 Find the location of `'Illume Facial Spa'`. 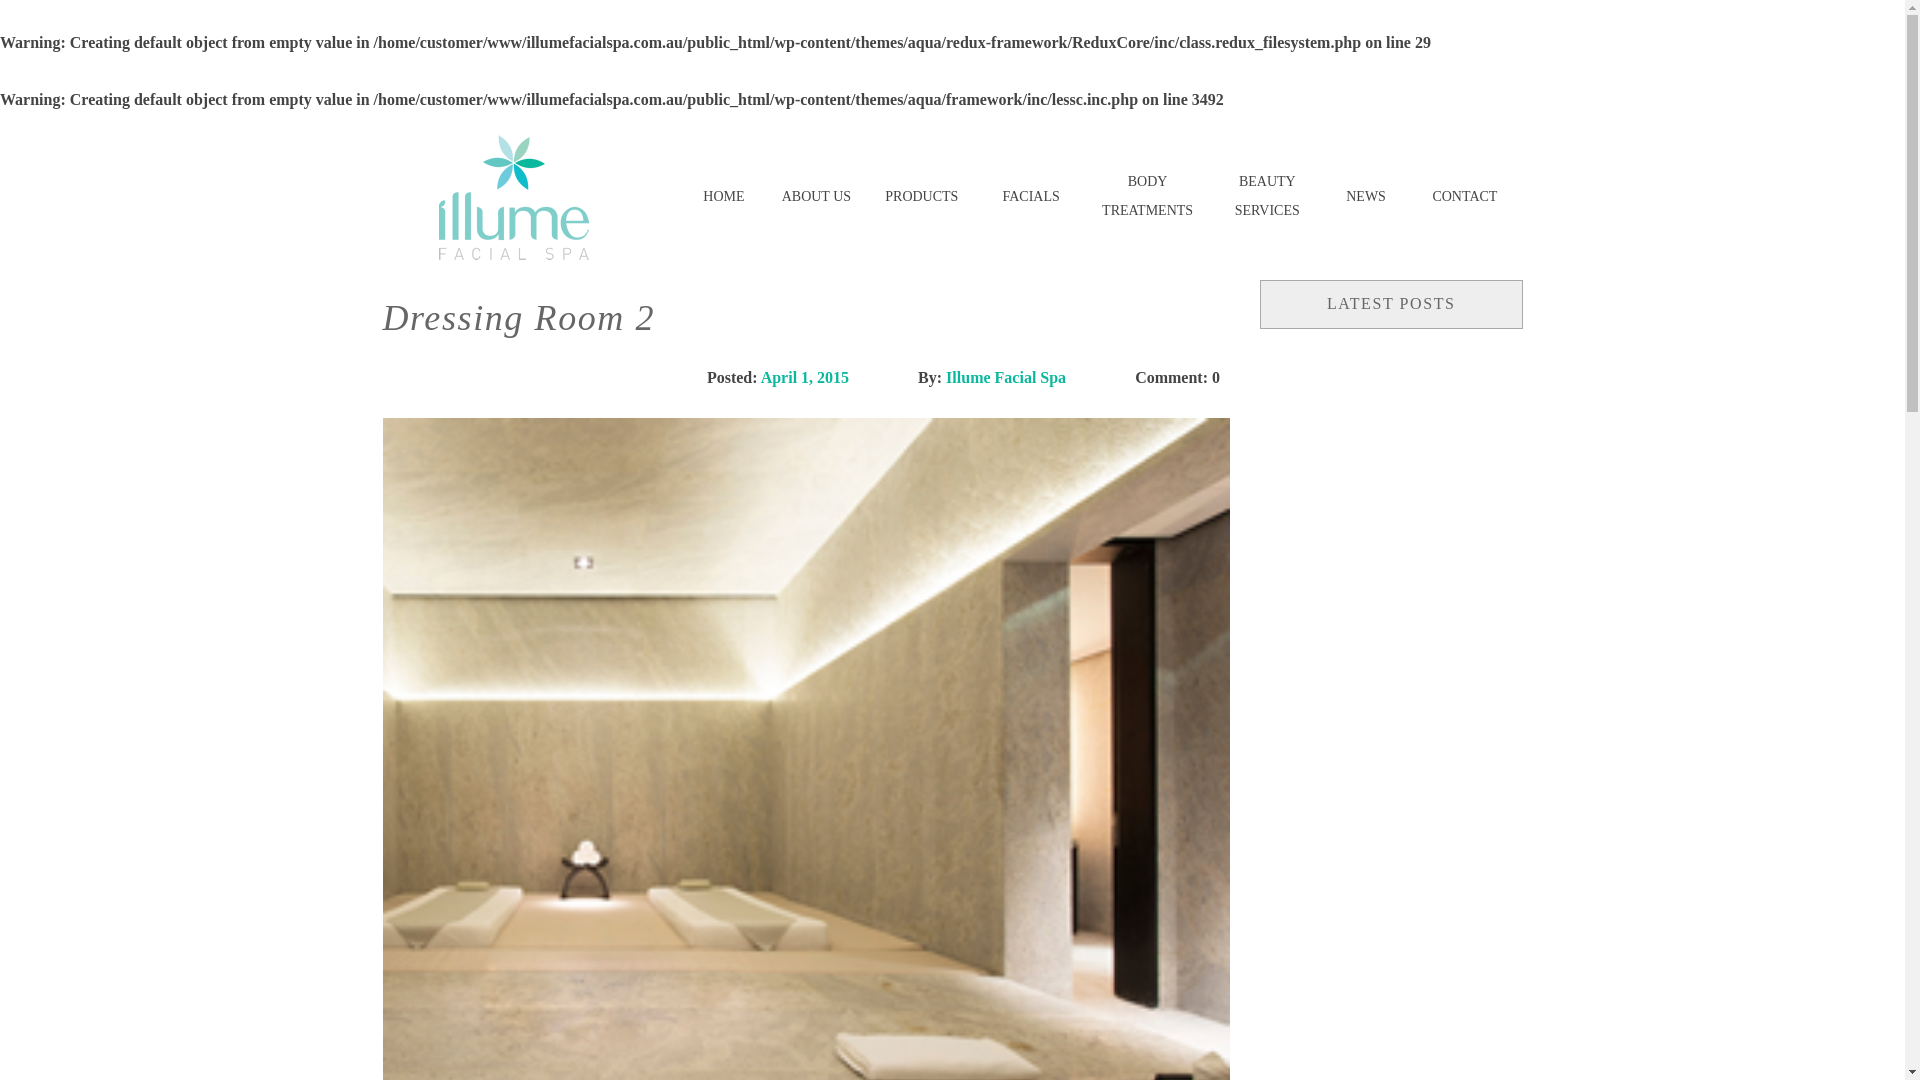

'Illume Facial Spa' is located at coordinates (1006, 377).